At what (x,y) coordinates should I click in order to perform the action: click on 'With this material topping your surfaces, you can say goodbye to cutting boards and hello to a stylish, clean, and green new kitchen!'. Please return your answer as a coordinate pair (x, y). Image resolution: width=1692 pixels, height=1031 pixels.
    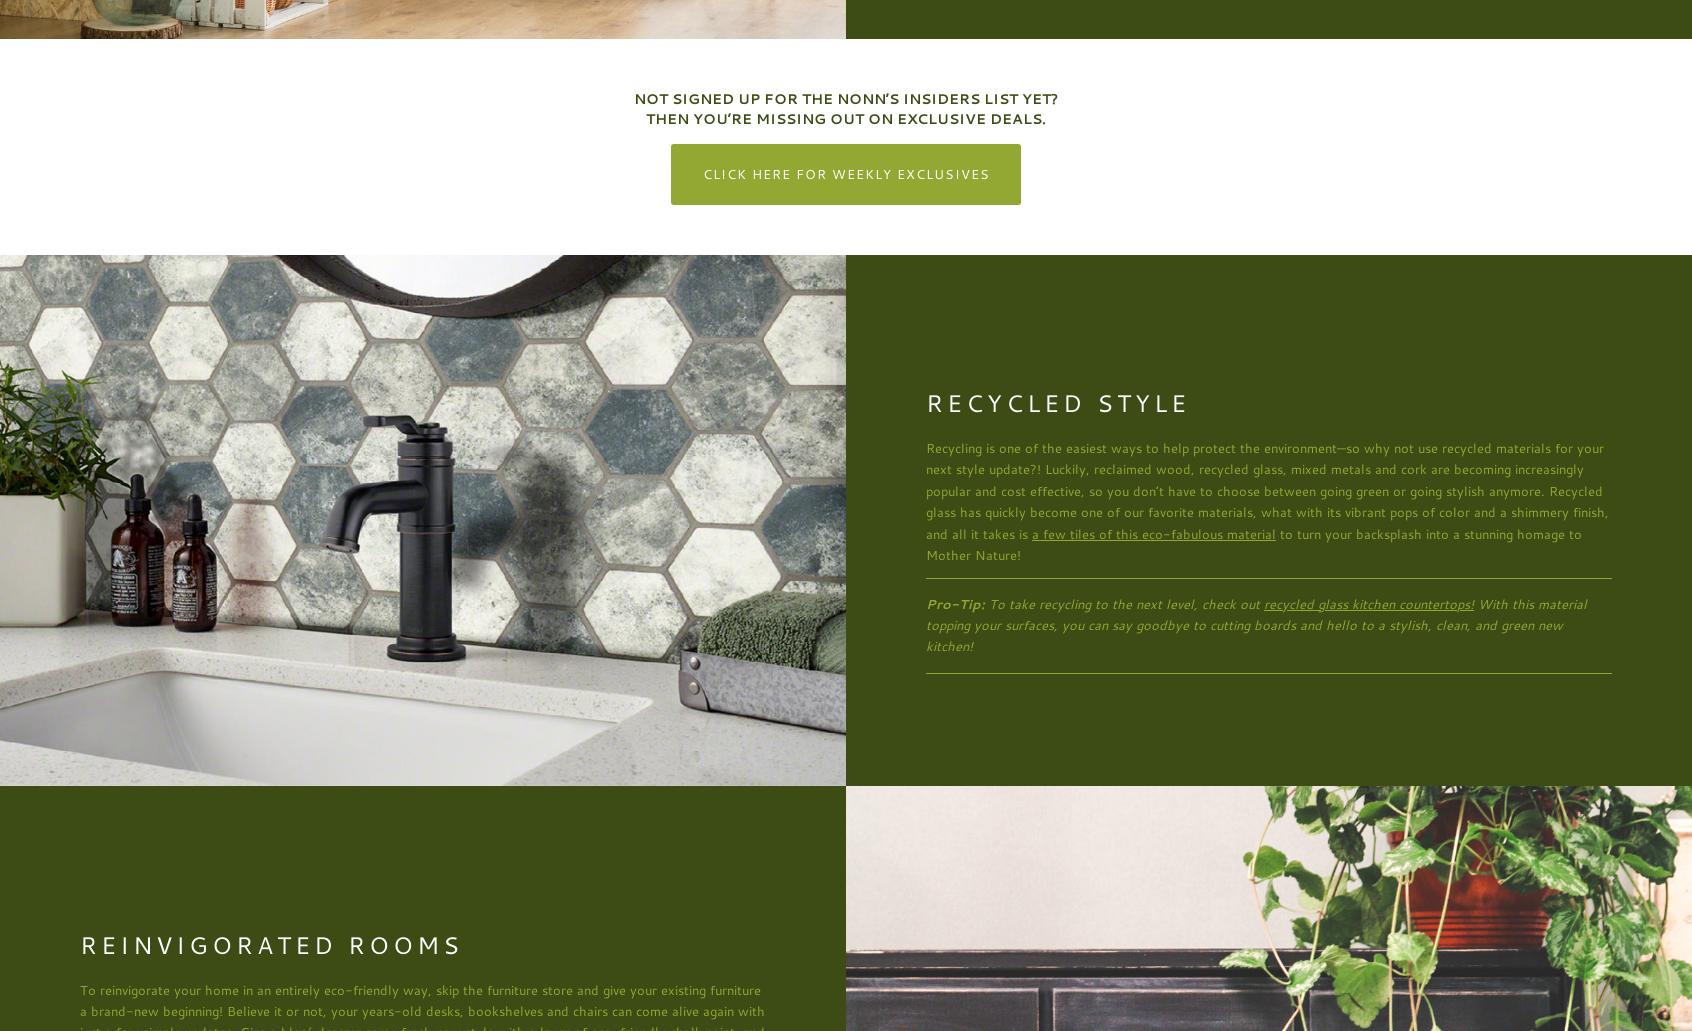
    Looking at the image, I should click on (1256, 624).